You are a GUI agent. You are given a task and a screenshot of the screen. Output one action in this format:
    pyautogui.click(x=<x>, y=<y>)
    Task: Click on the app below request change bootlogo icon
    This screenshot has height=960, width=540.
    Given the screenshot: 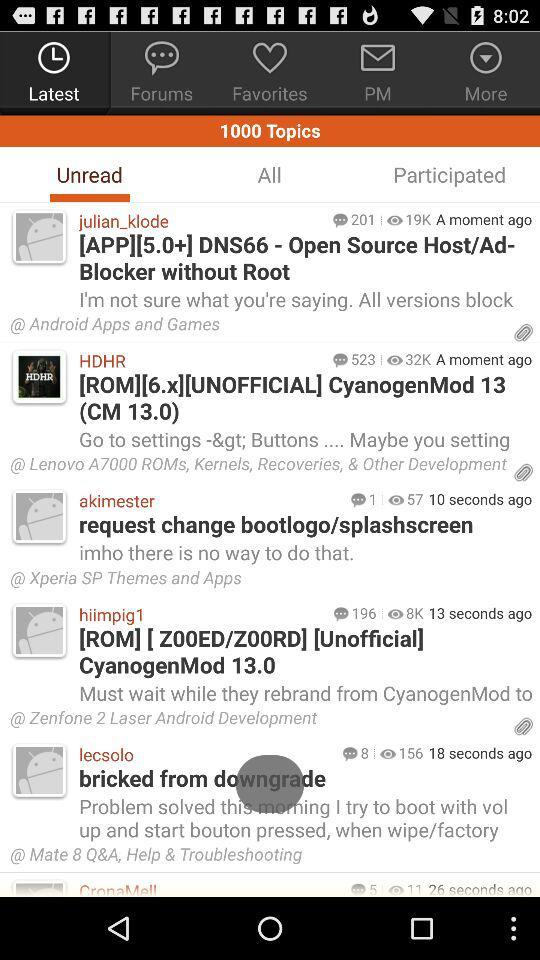 What is the action you would take?
    pyautogui.click(x=303, y=552)
    